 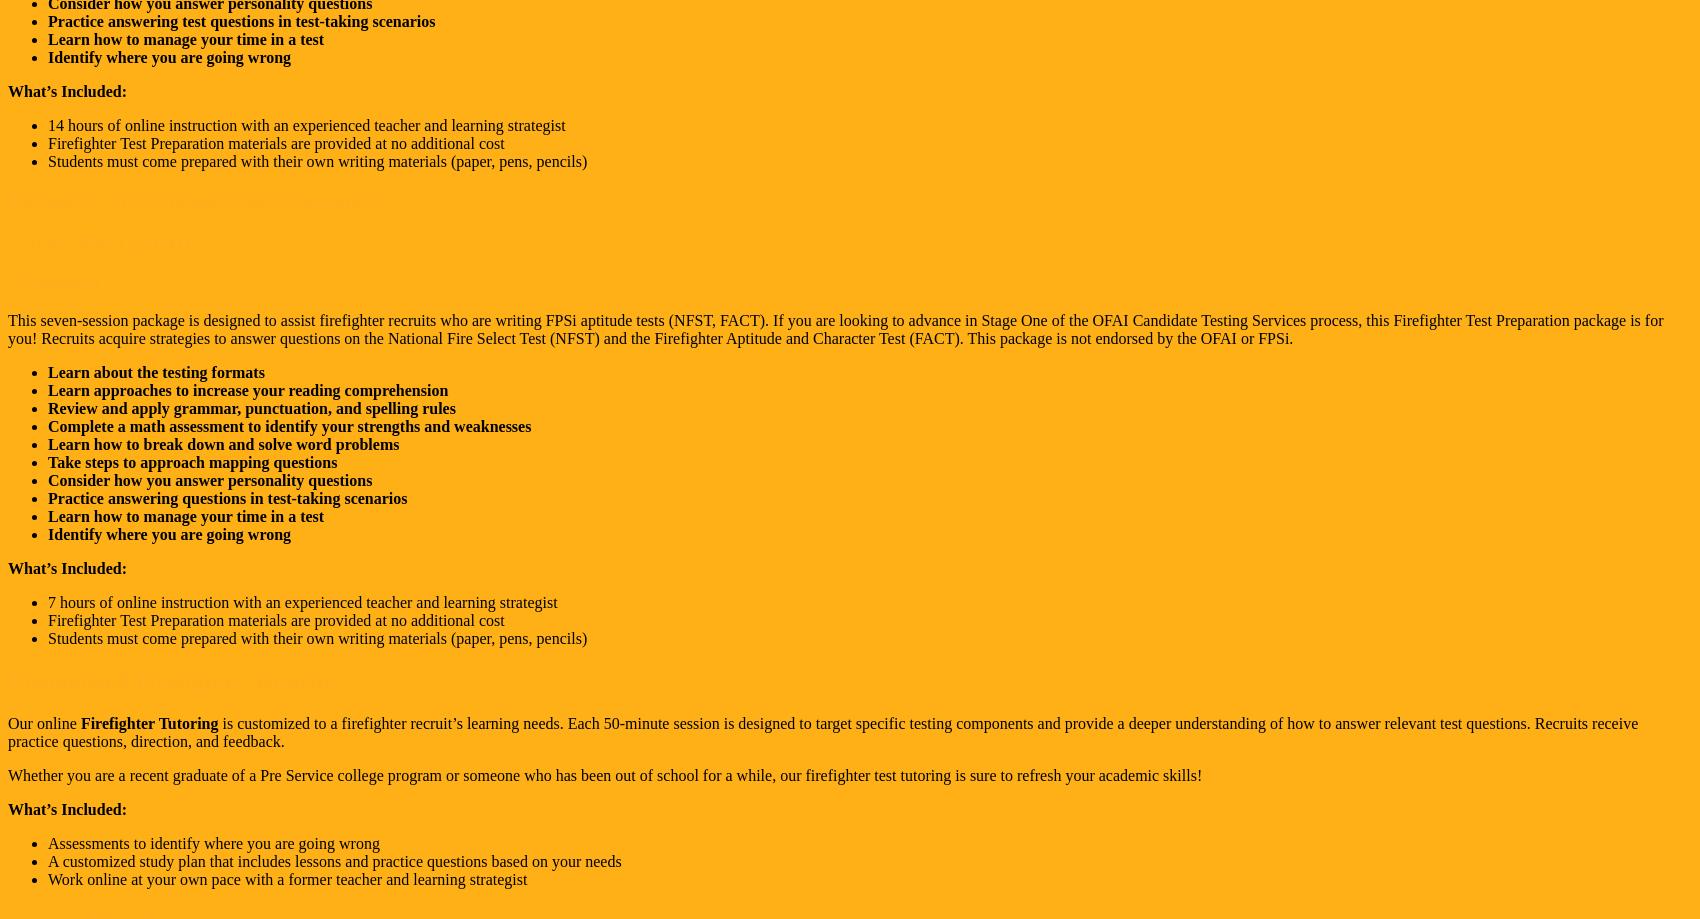 I want to click on 'Our online', so click(x=41, y=722).